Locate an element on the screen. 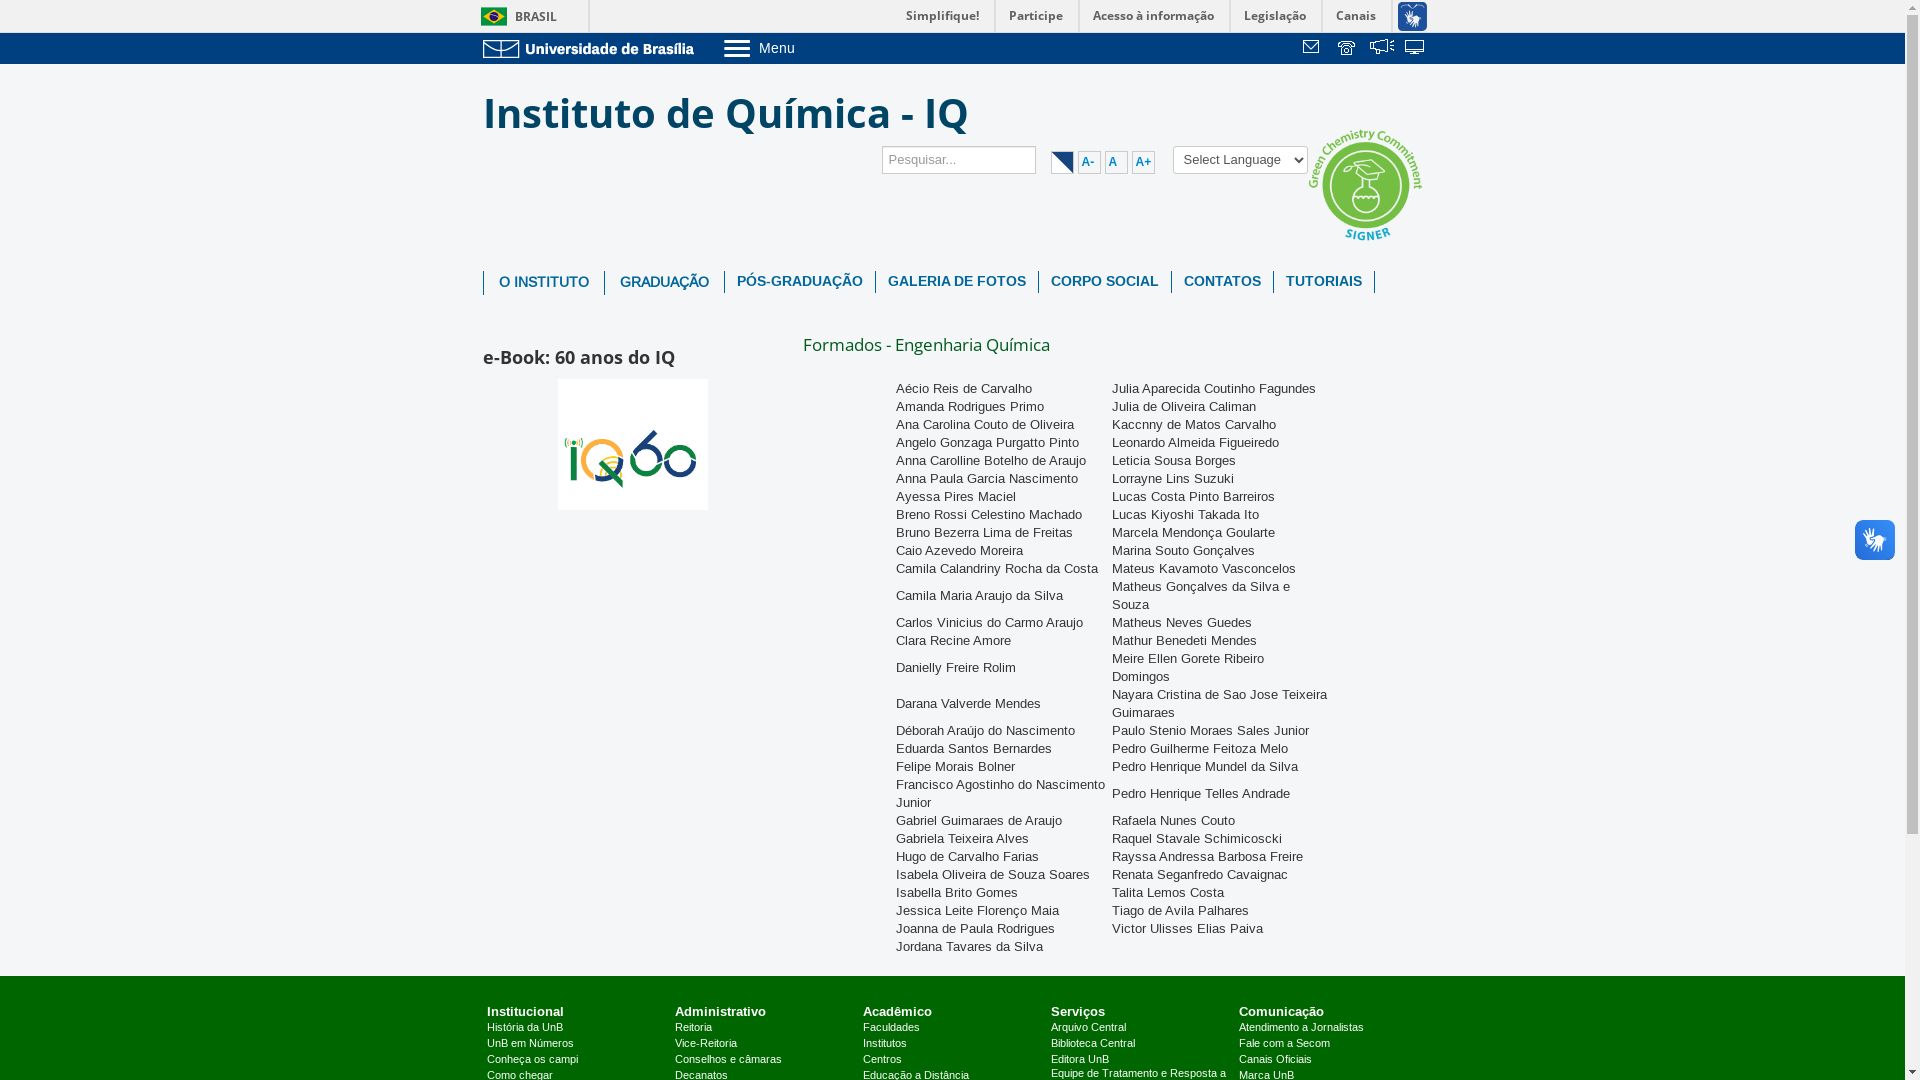  'GALERIA DE FOTOS' is located at coordinates (955, 281).